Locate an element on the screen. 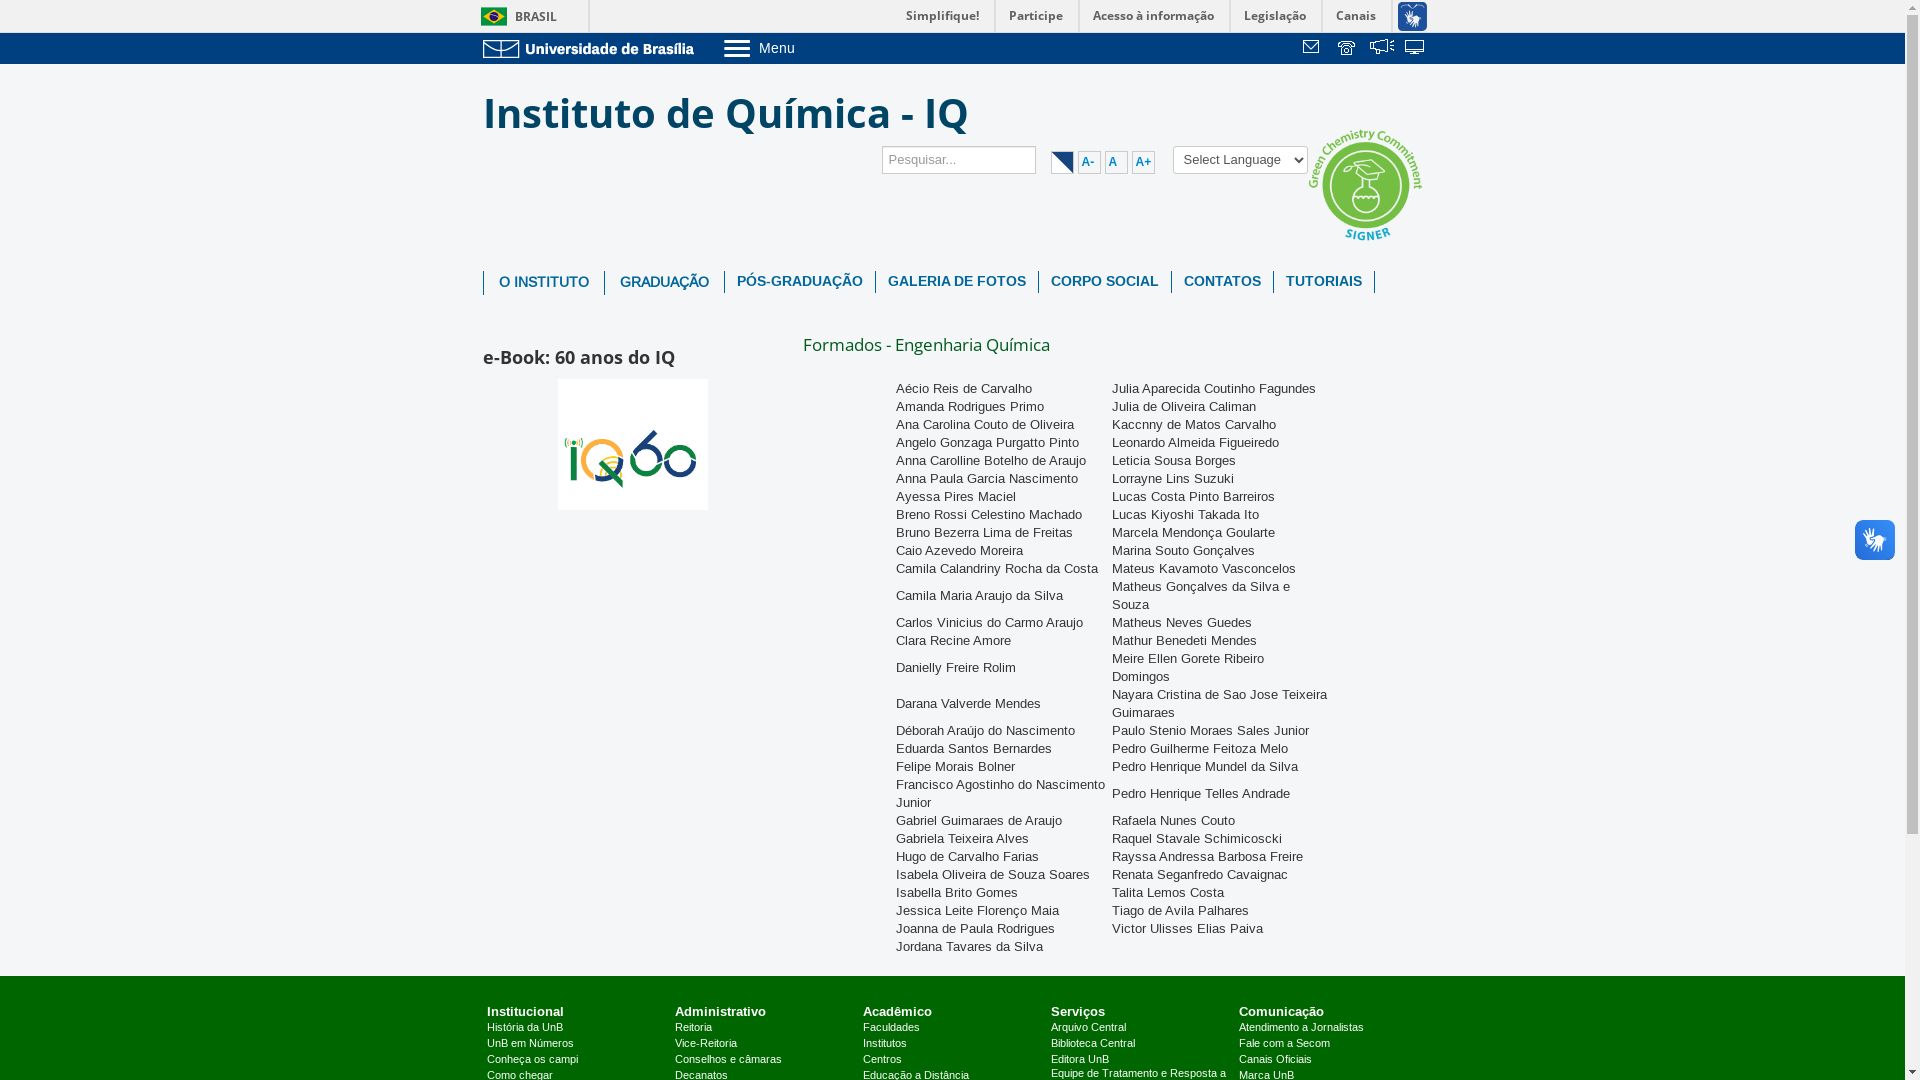  'GALERIA DE FOTOS' is located at coordinates (955, 281).